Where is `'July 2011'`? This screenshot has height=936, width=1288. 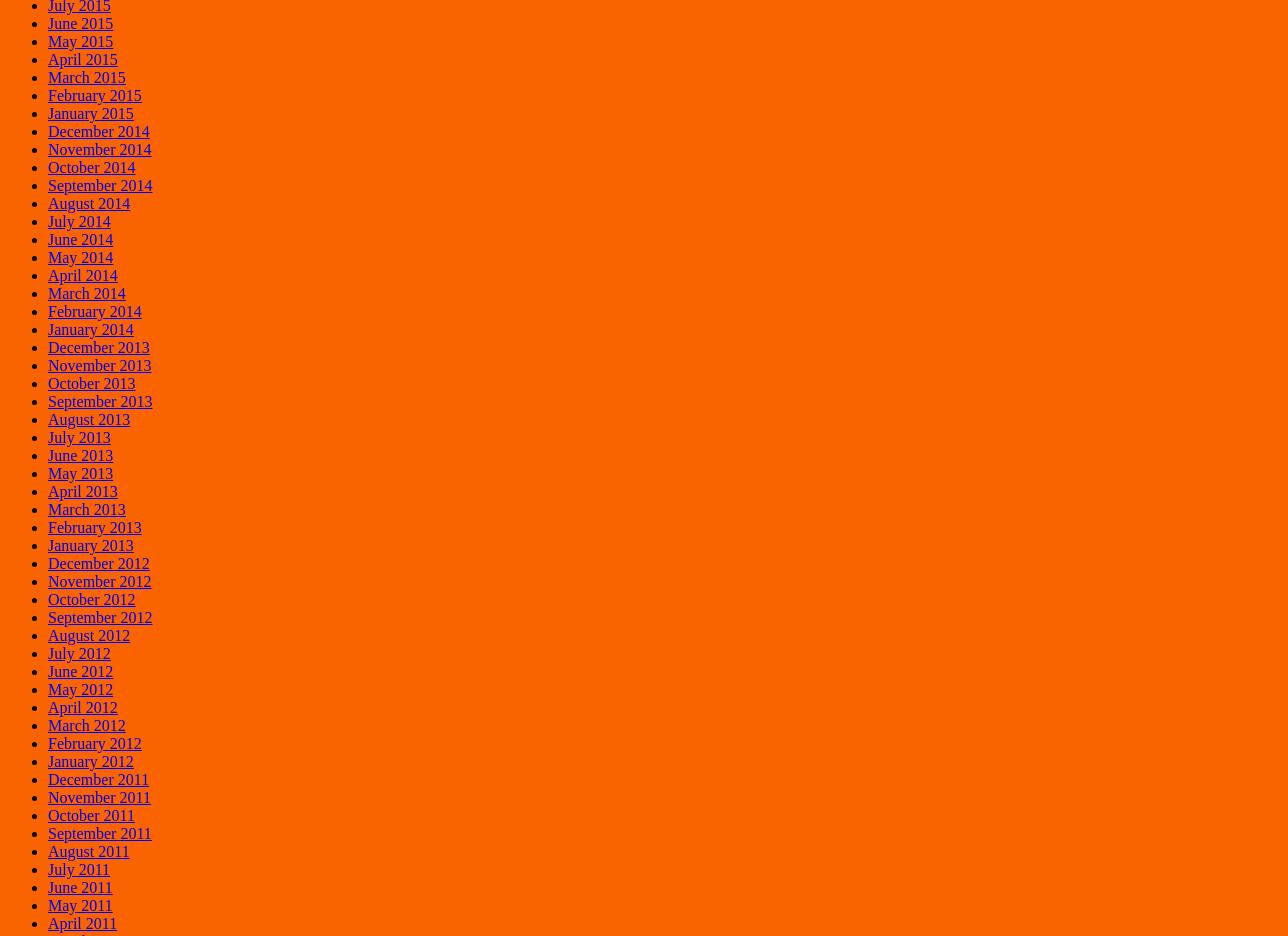
'July 2011' is located at coordinates (78, 867).